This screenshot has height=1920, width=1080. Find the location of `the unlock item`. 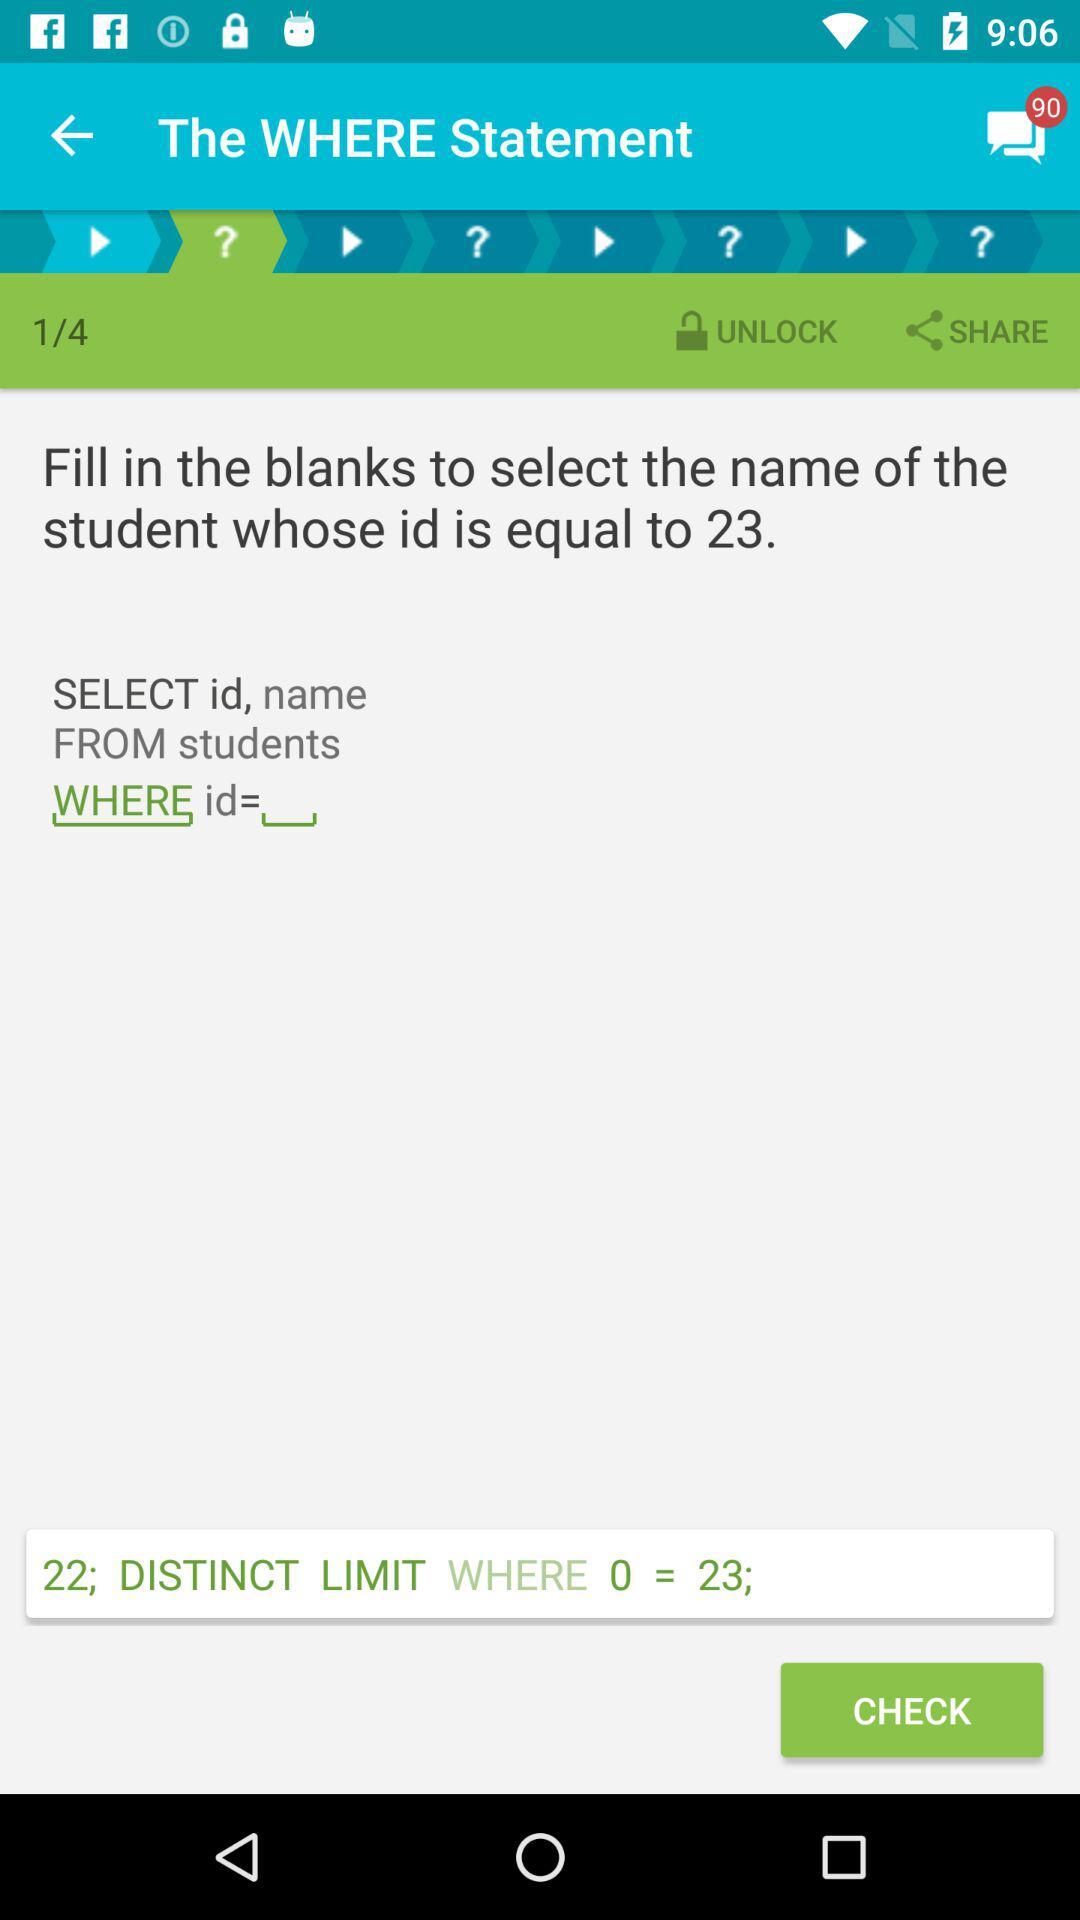

the unlock item is located at coordinates (752, 330).